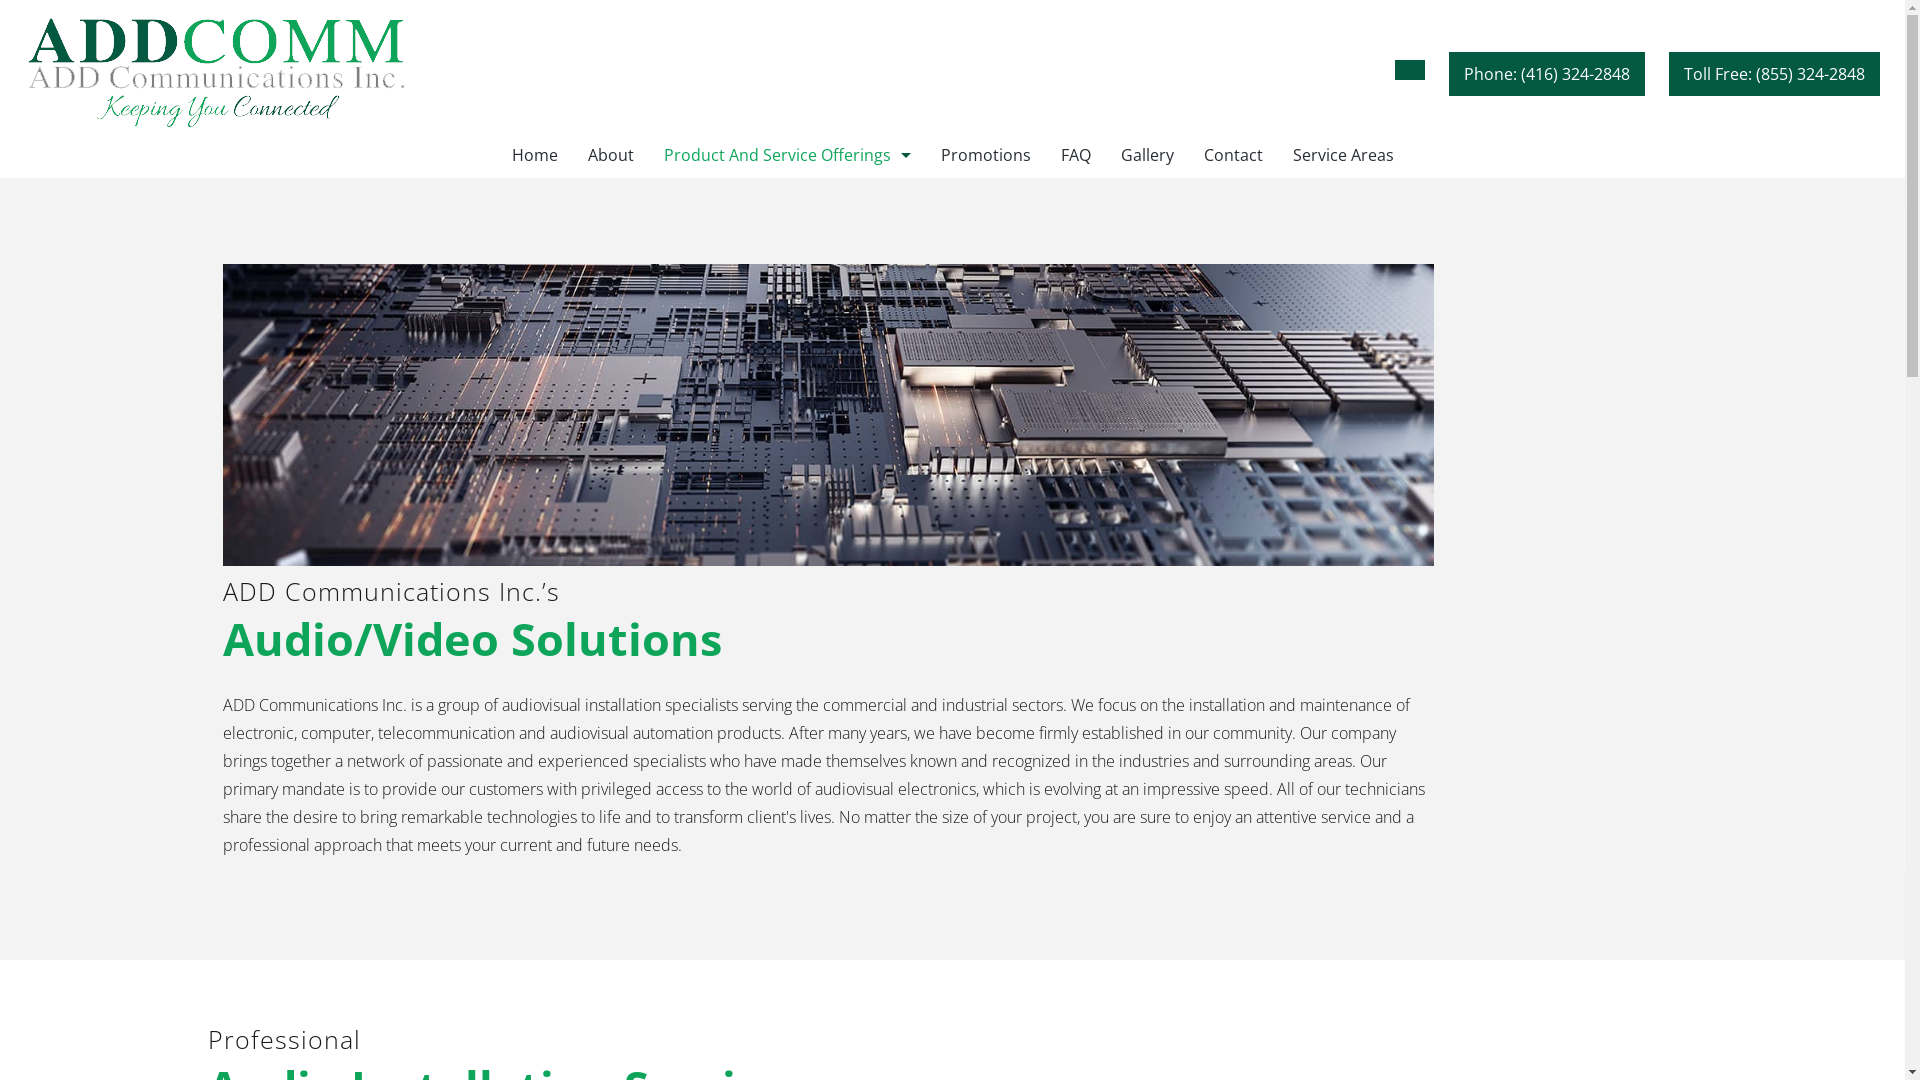 This screenshot has width=1920, height=1080. I want to click on 'Promotions', so click(925, 154).